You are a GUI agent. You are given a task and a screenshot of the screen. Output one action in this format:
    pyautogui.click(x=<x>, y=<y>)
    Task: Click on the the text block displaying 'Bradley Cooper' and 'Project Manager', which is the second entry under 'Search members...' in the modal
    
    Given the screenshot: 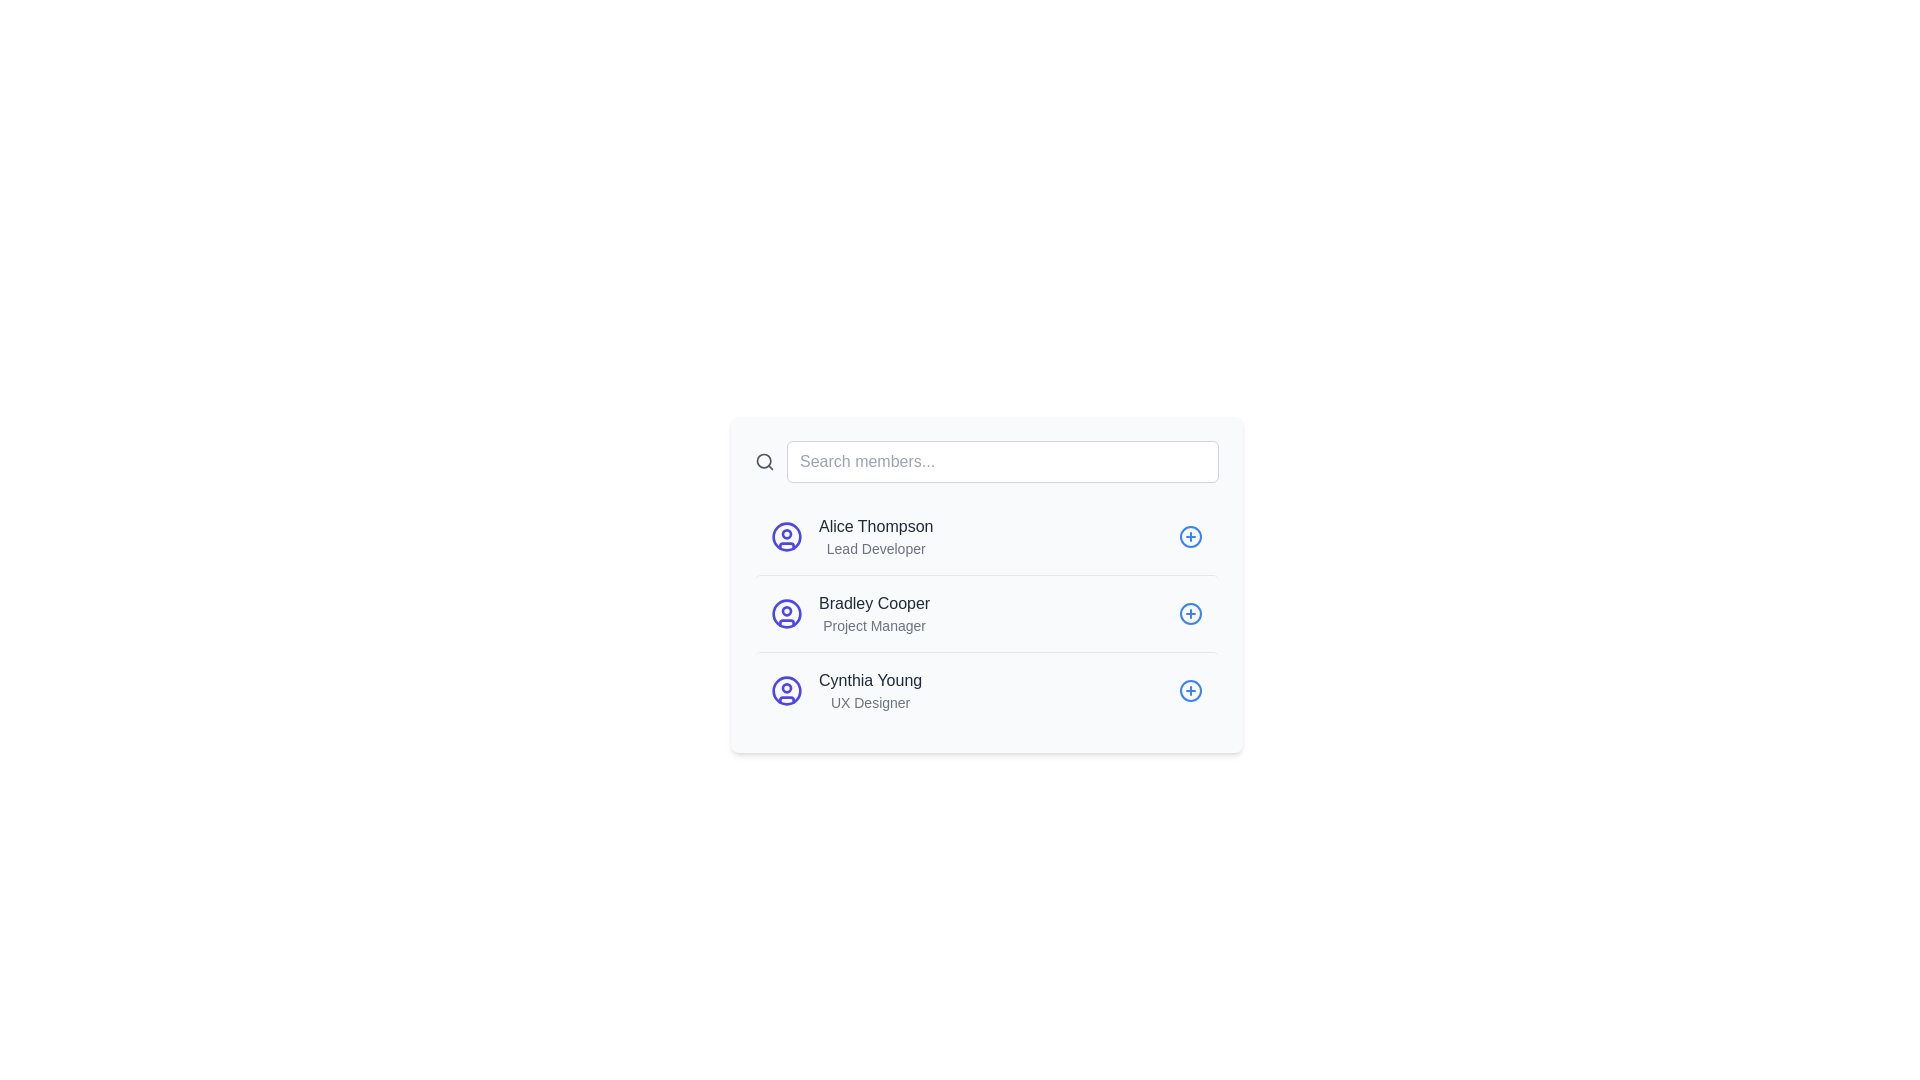 What is the action you would take?
    pyautogui.click(x=874, y=612)
    